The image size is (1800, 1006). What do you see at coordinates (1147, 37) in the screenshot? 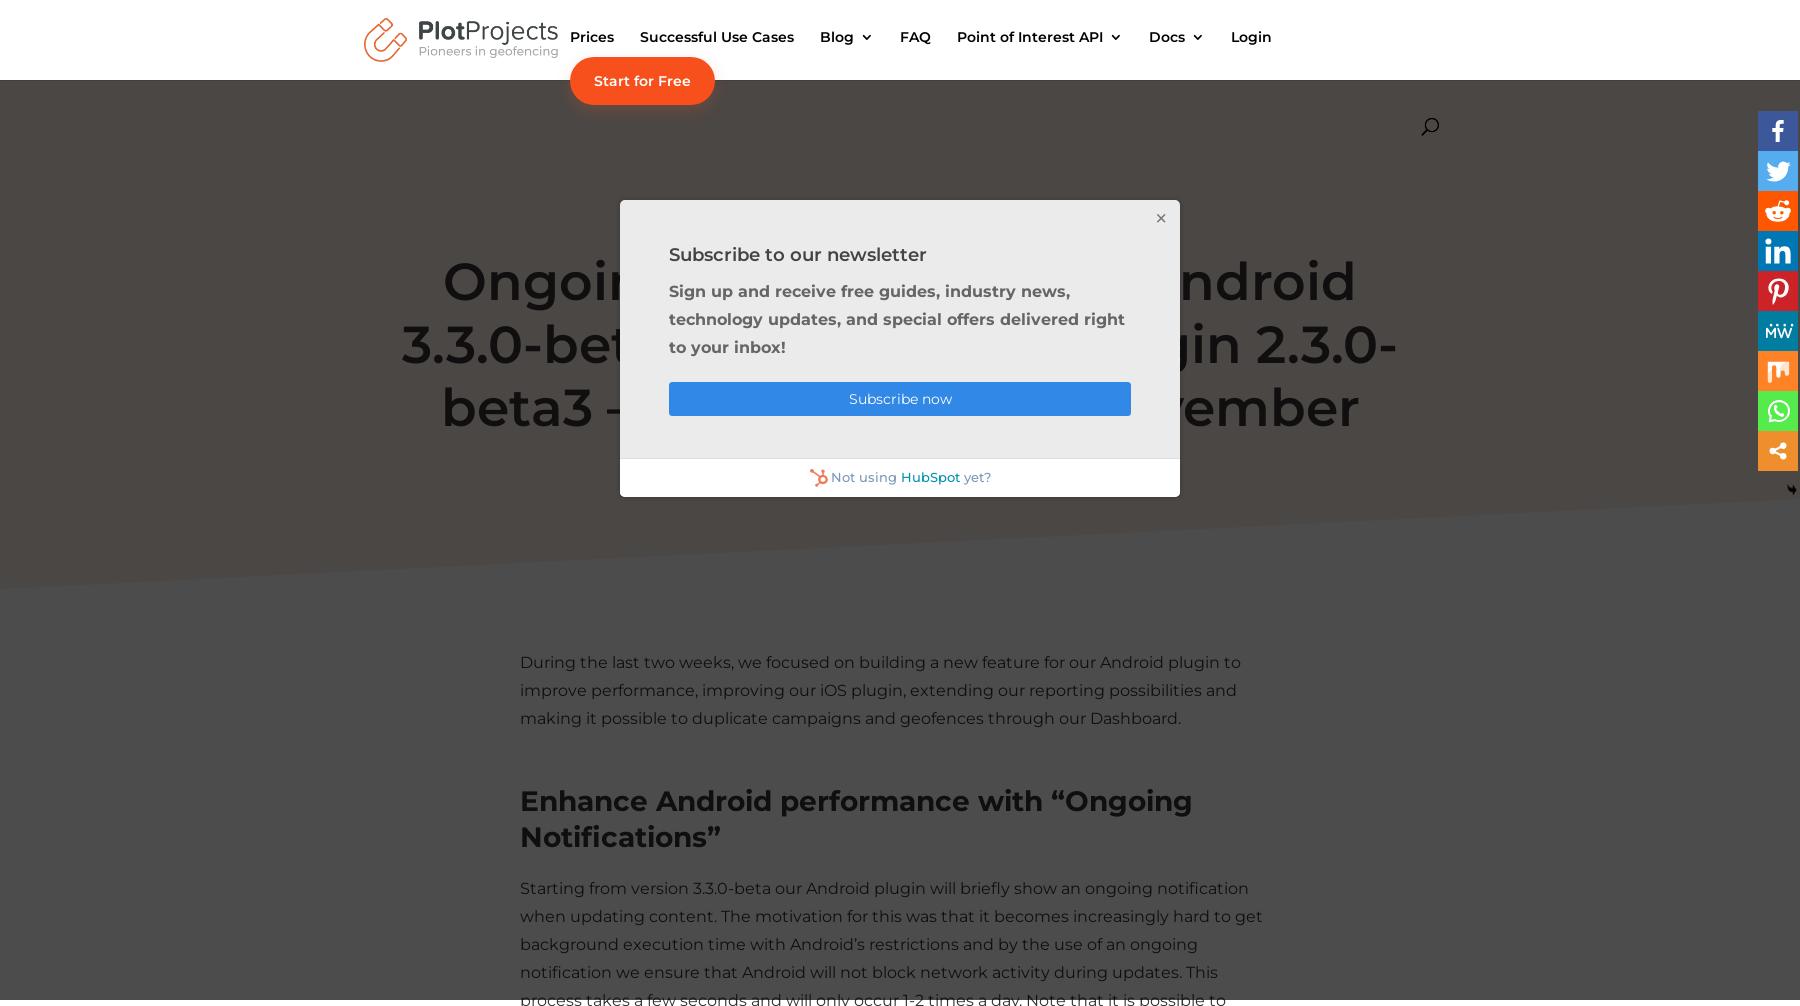
I see `'Docs'` at bounding box center [1147, 37].